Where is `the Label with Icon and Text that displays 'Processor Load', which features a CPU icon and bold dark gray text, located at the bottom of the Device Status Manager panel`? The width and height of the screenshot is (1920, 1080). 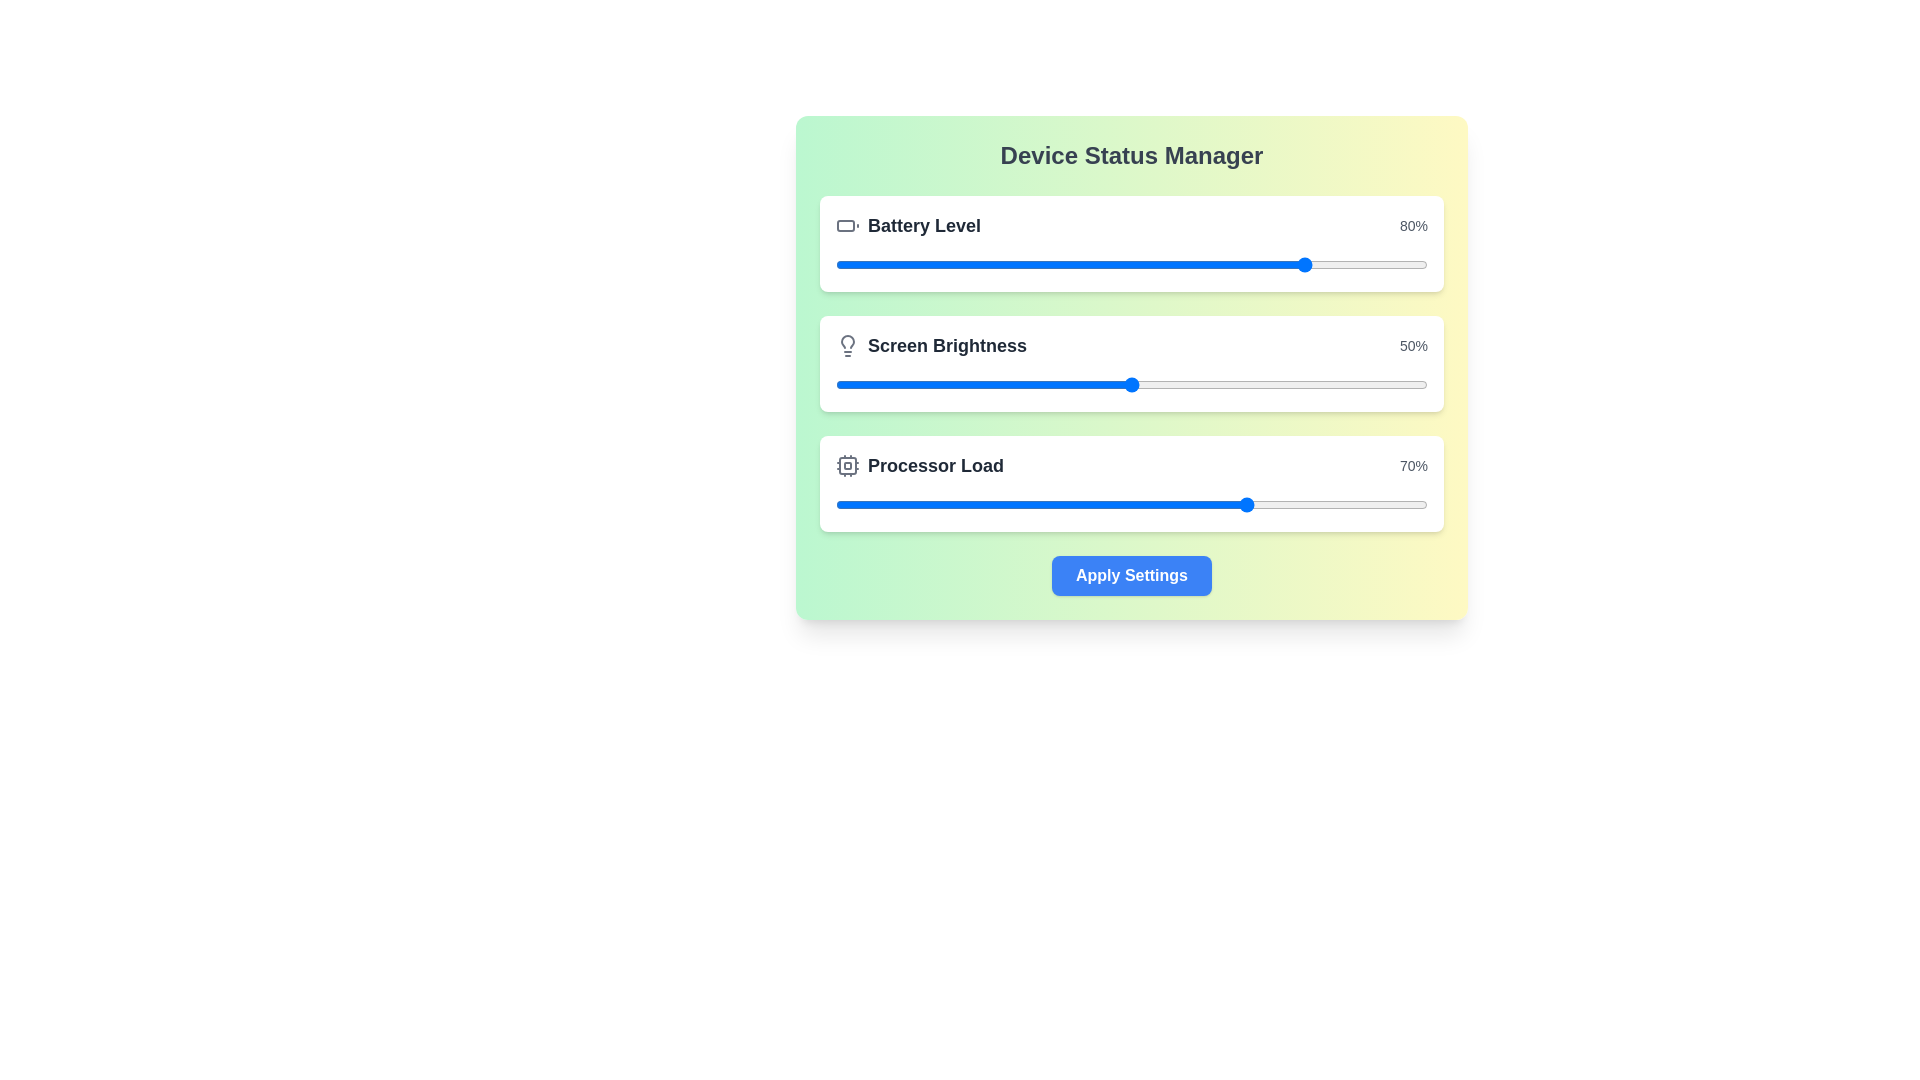 the Label with Icon and Text that displays 'Processor Load', which features a CPU icon and bold dark gray text, located at the bottom of the Device Status Manager panel is located at coordinates (919, 466).